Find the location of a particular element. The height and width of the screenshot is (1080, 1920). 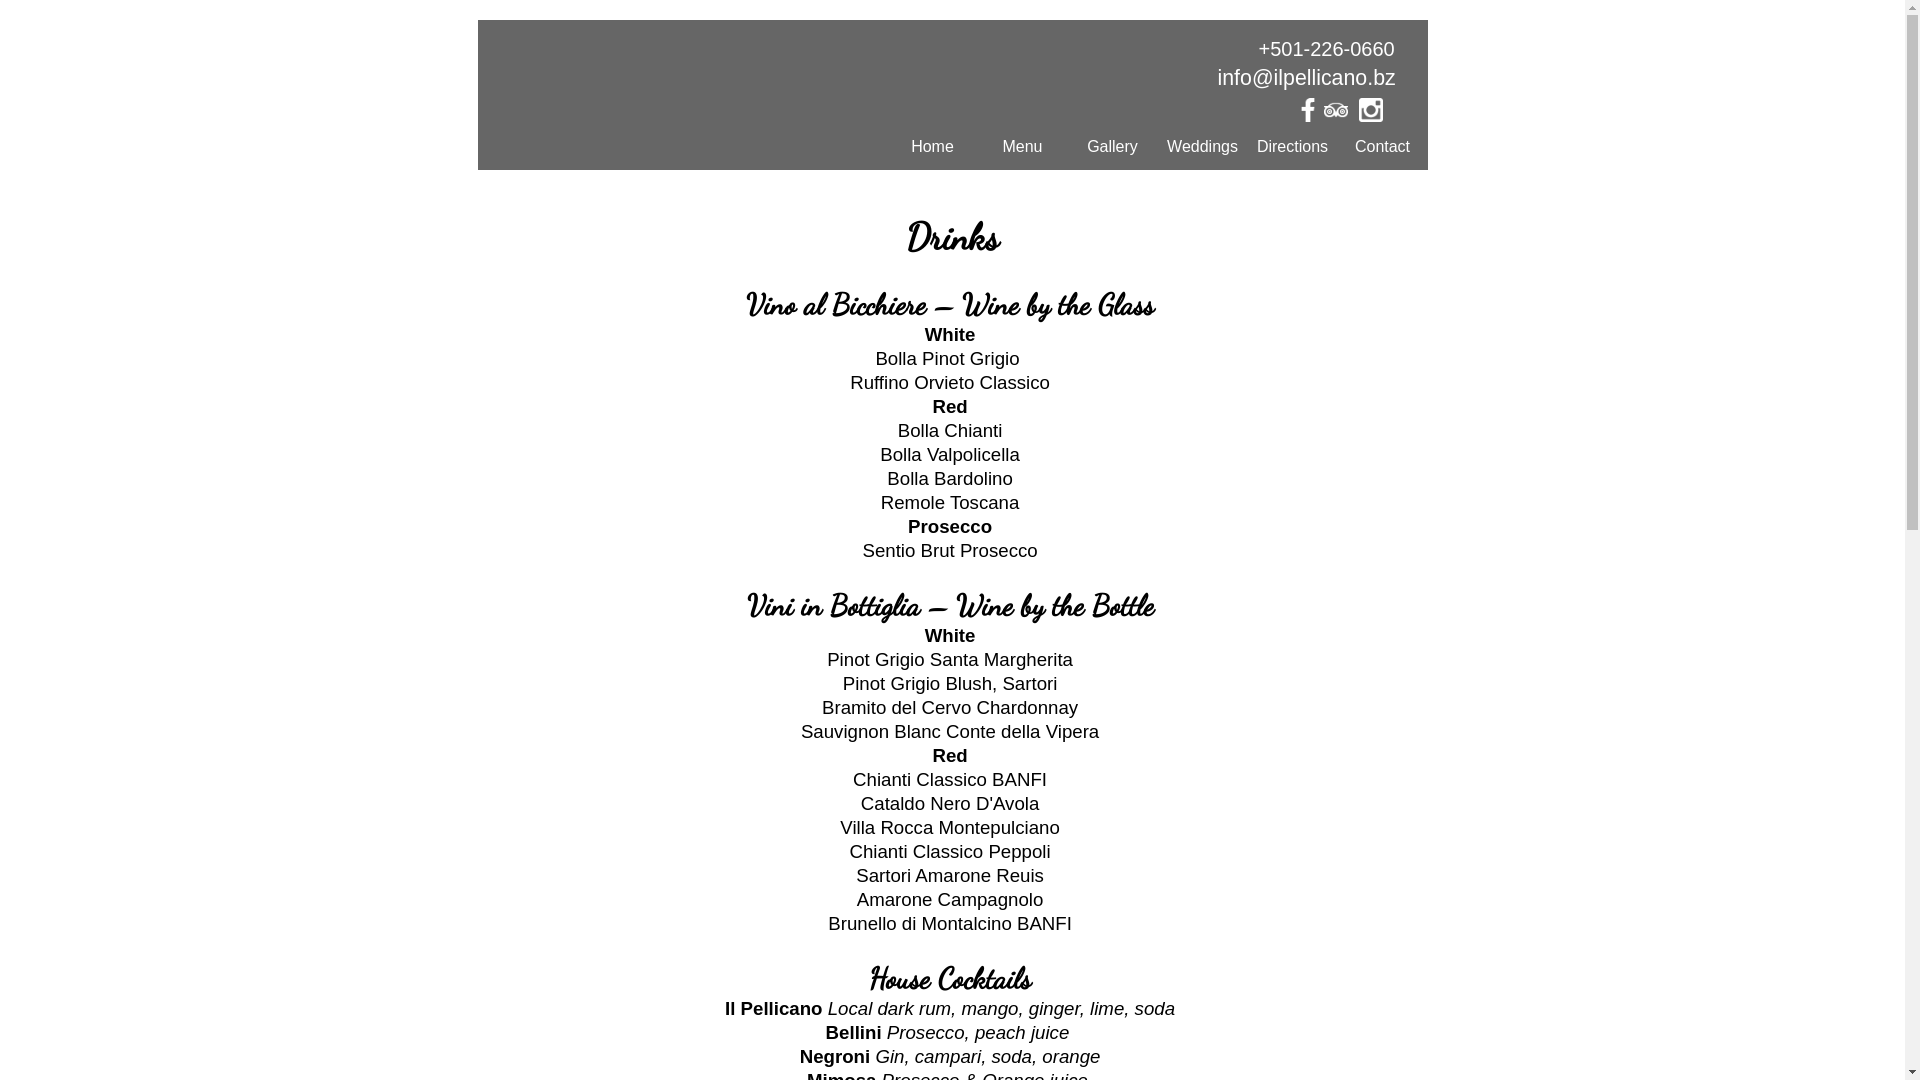

'  ' is located at coordinates (1342, 115).